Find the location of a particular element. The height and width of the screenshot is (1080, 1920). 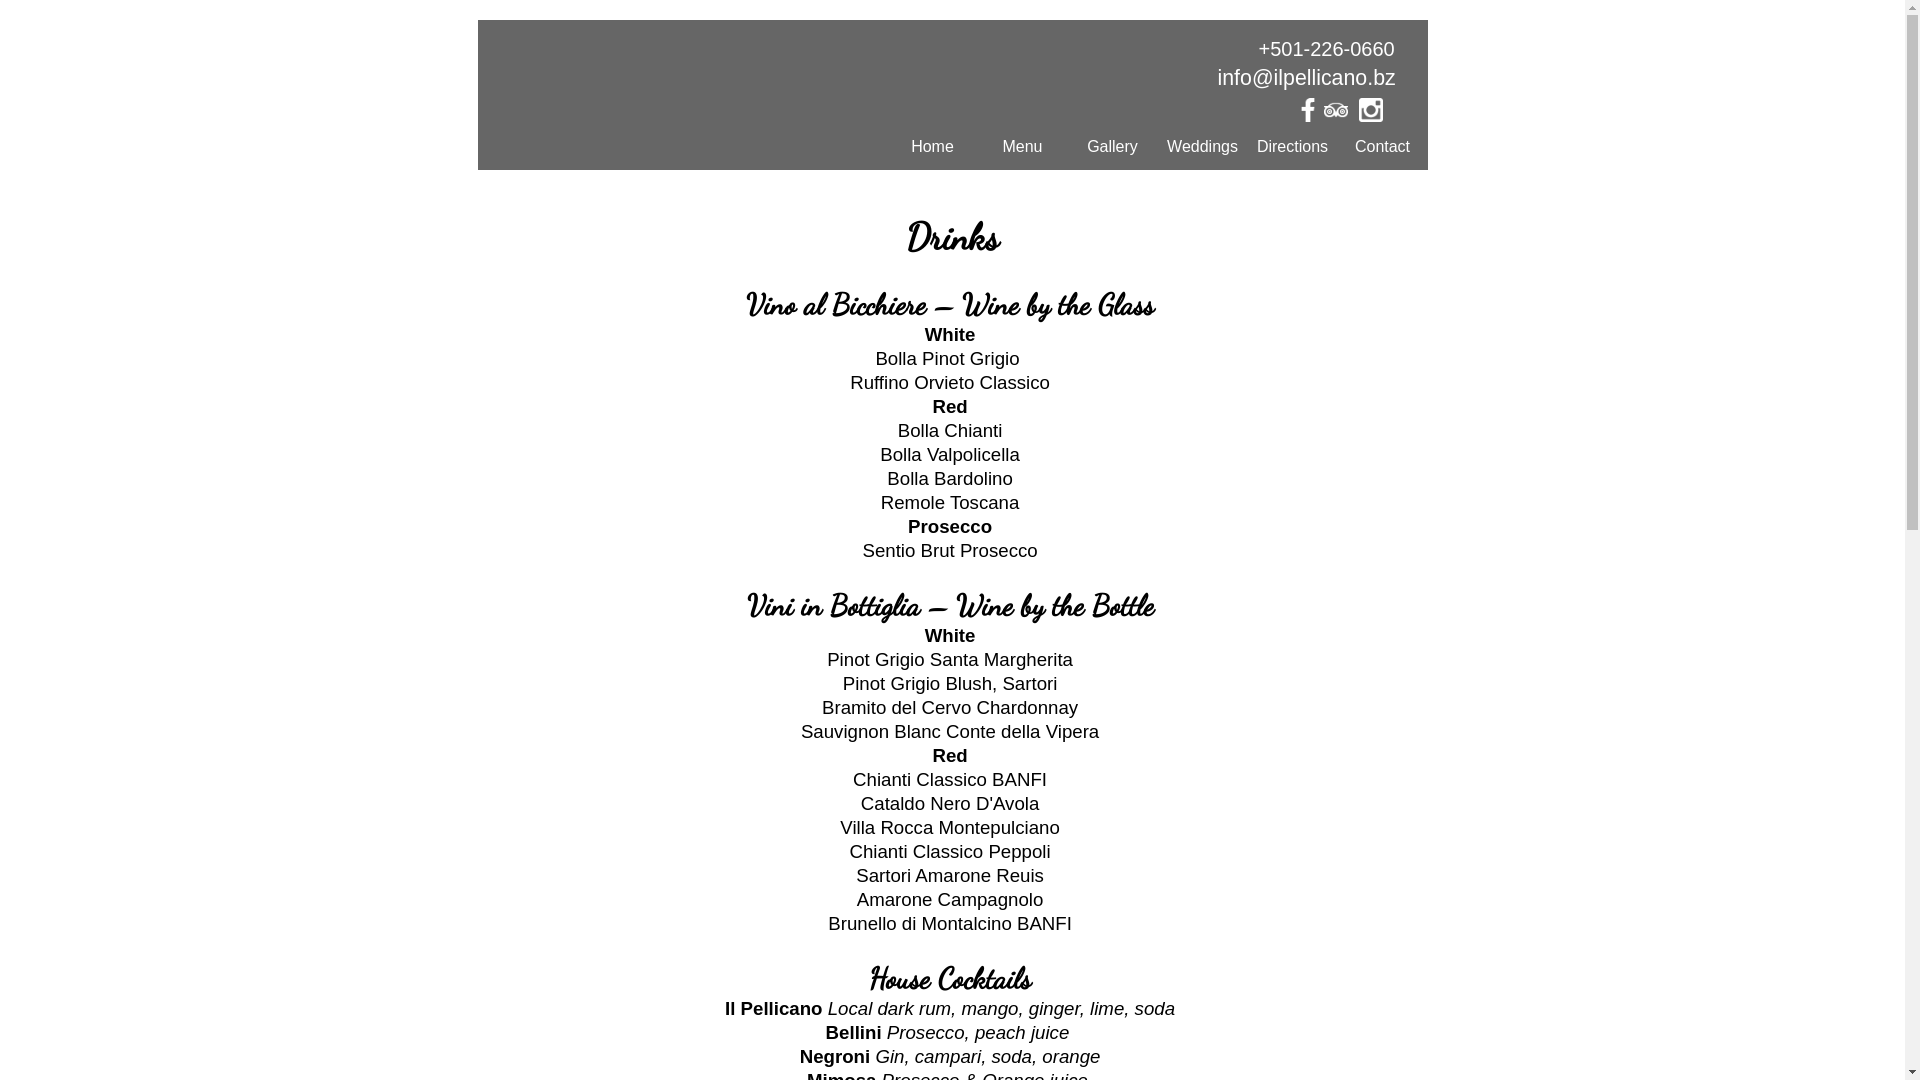

'  ' is located at coordinates (1342, 115).